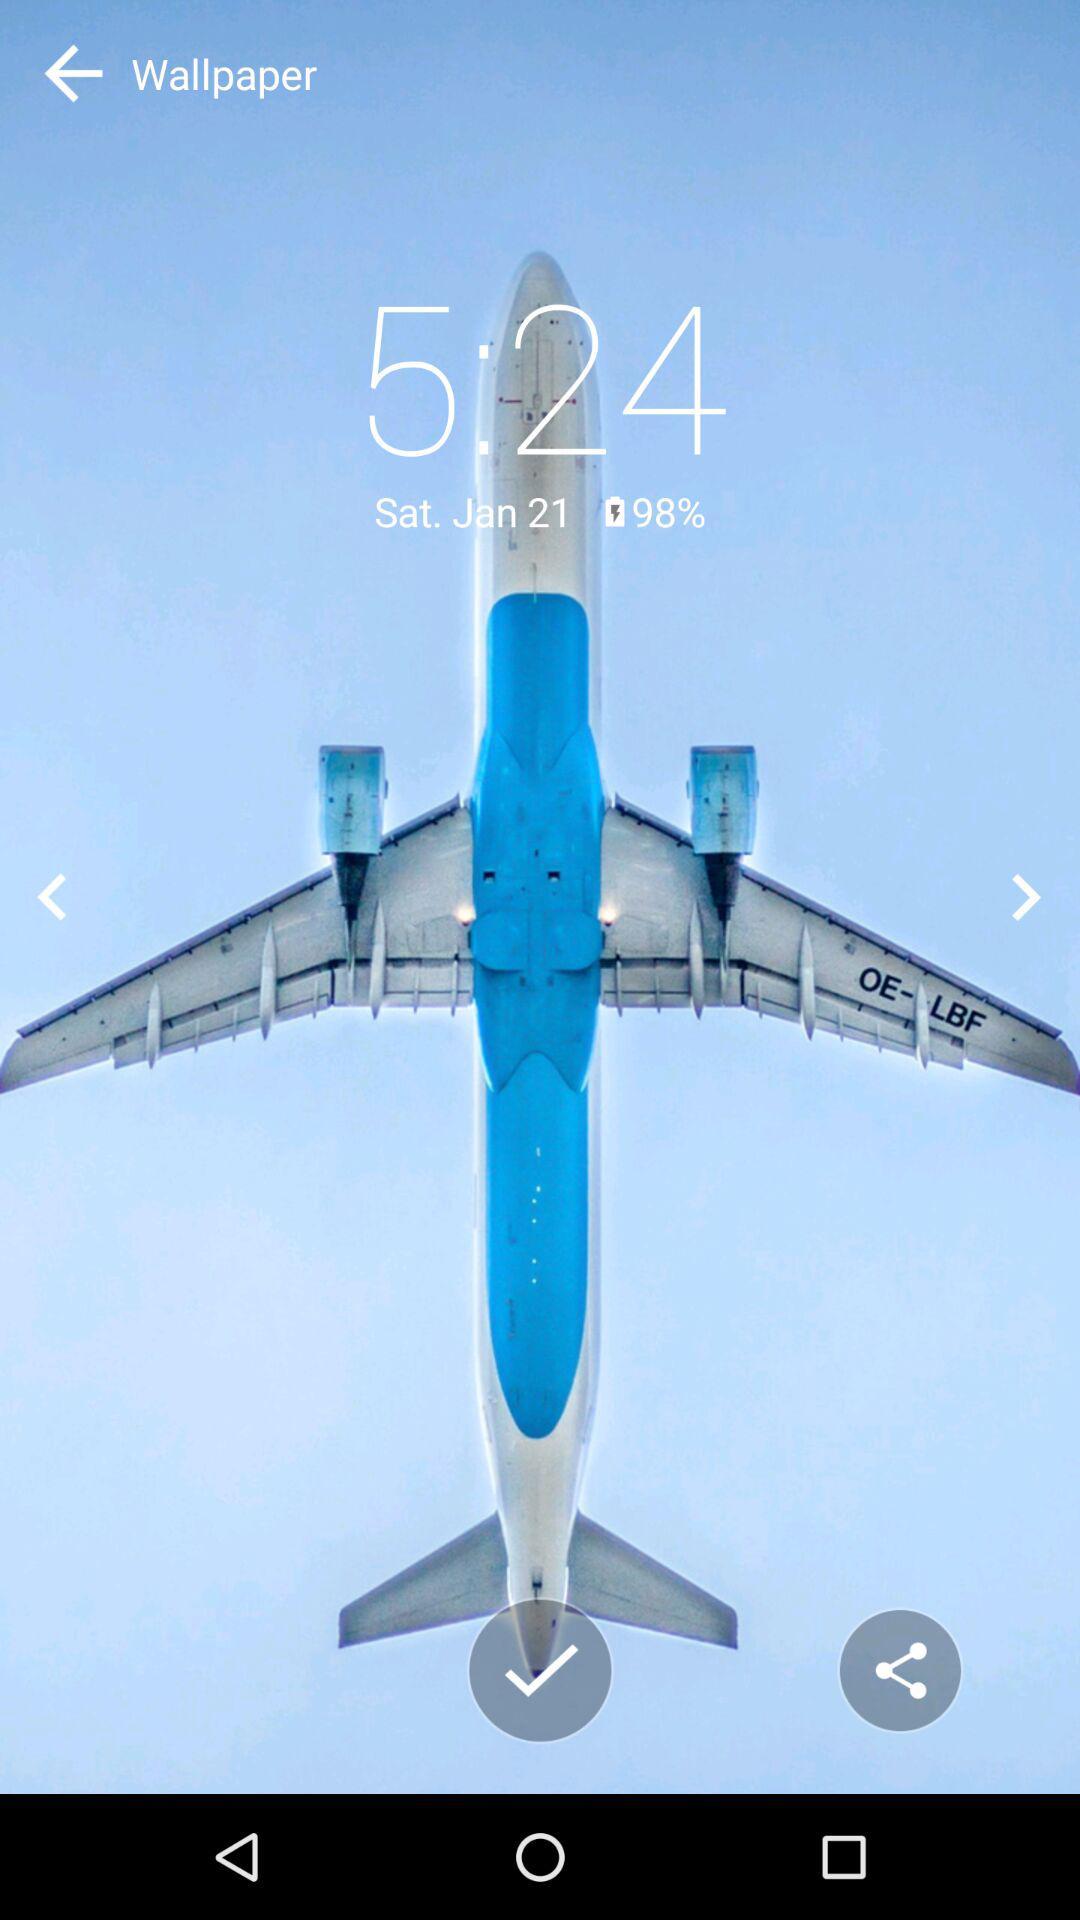  I want to click on the check icon, so click(540, 1670).